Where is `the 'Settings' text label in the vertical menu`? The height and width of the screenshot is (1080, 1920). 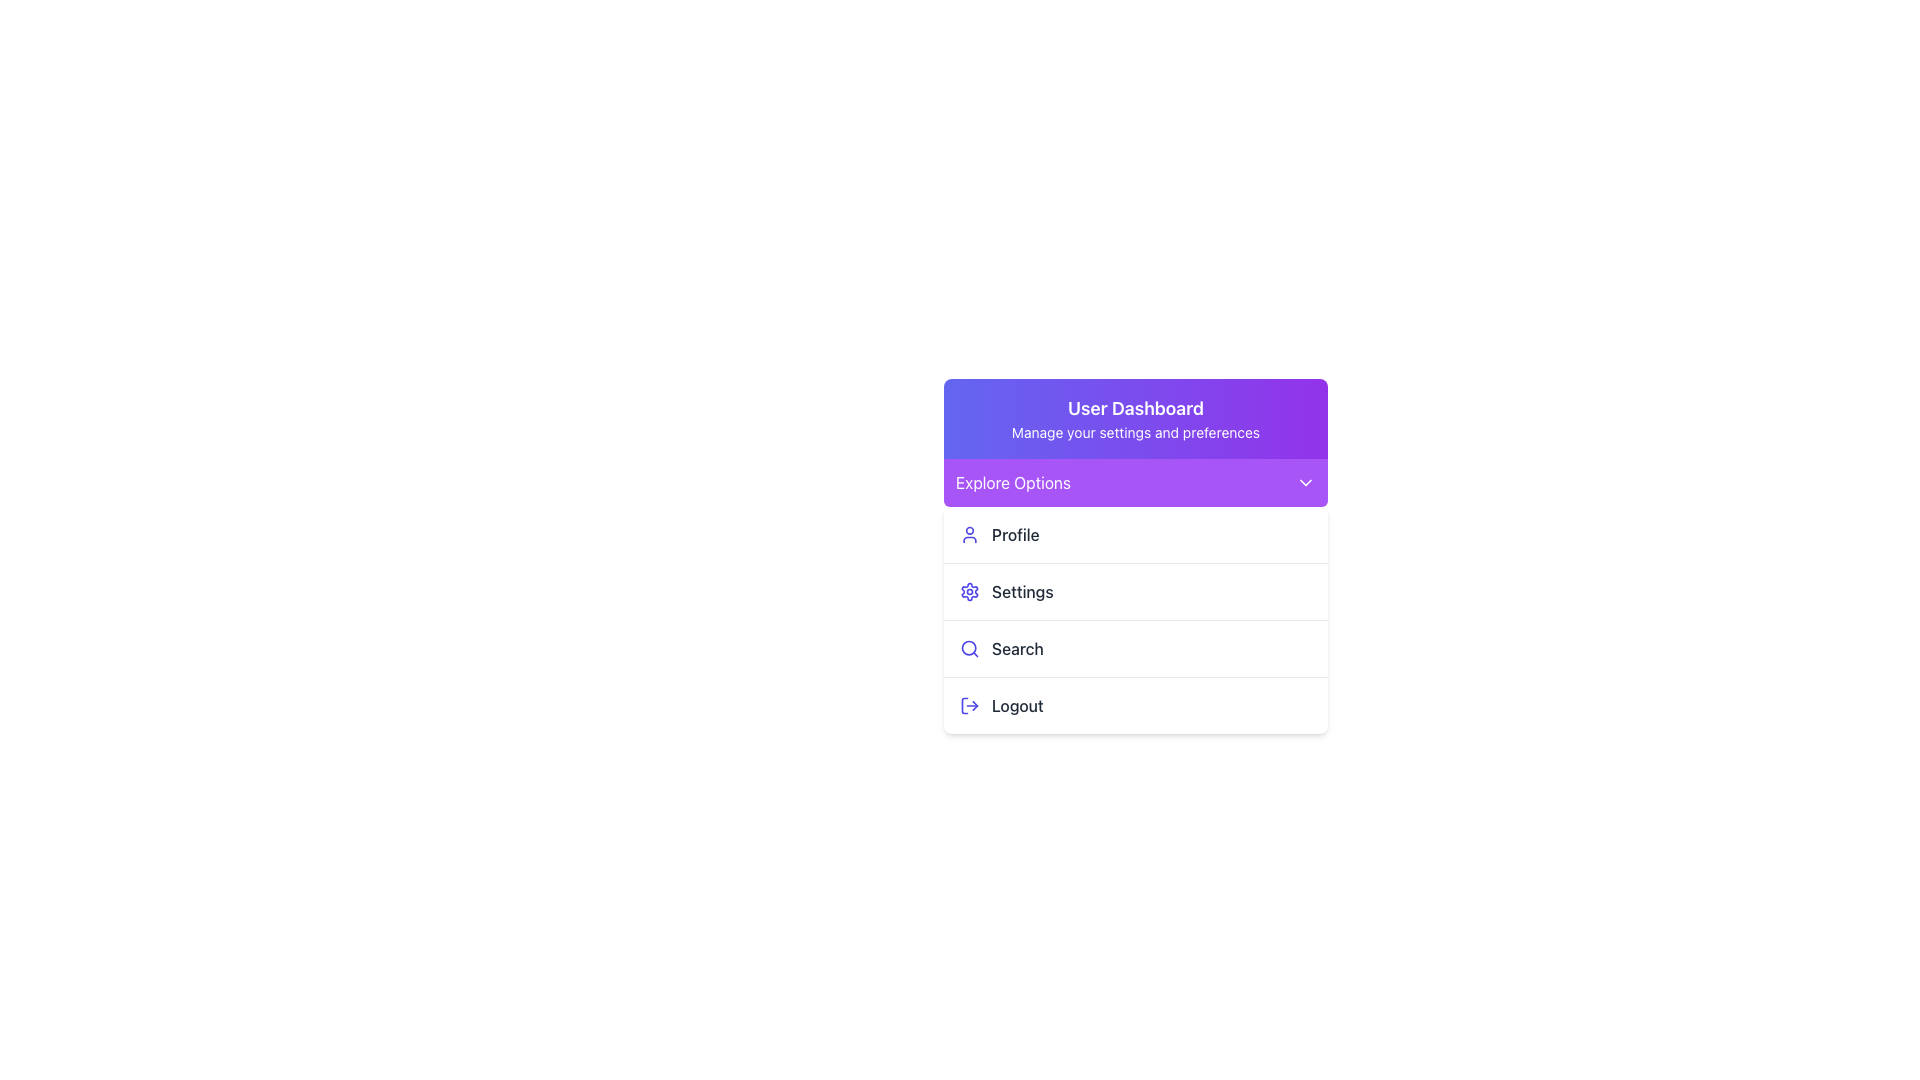 the 'Settings' text label in the vertical menu is located at coordinates (1022, 590).